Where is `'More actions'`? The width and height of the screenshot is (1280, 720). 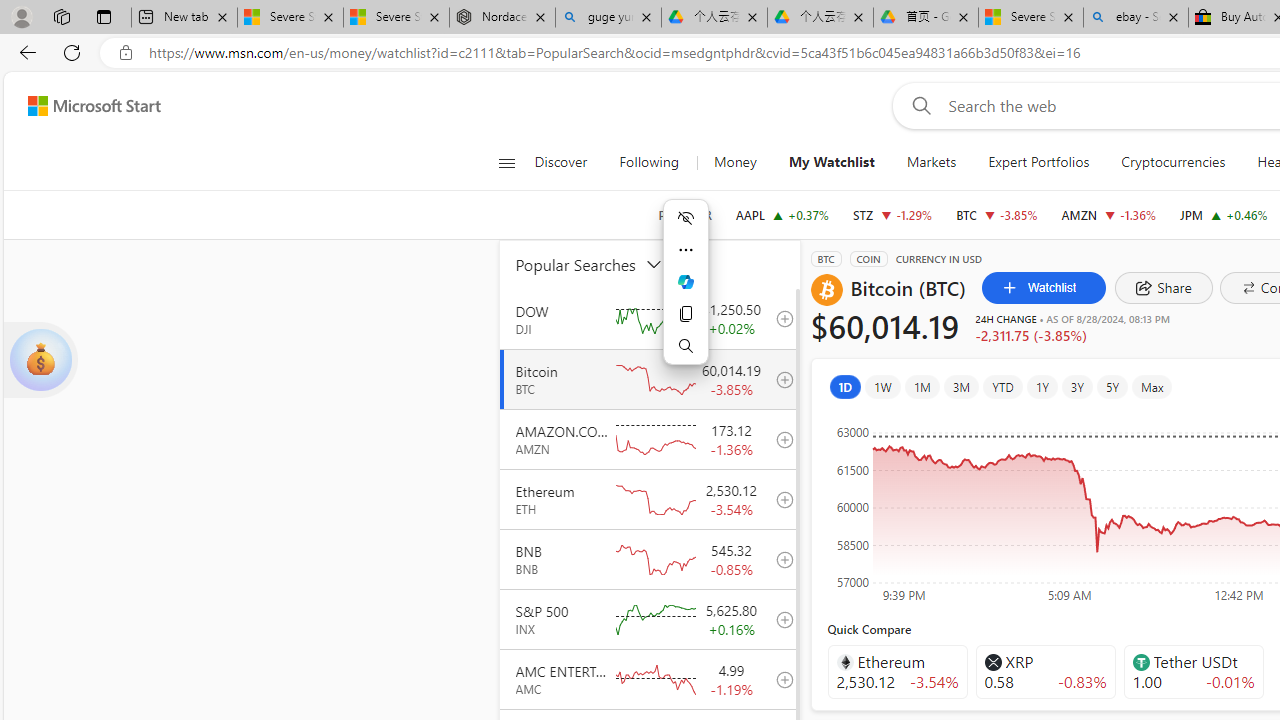
'More actions' is located at coordinates (686, 248).